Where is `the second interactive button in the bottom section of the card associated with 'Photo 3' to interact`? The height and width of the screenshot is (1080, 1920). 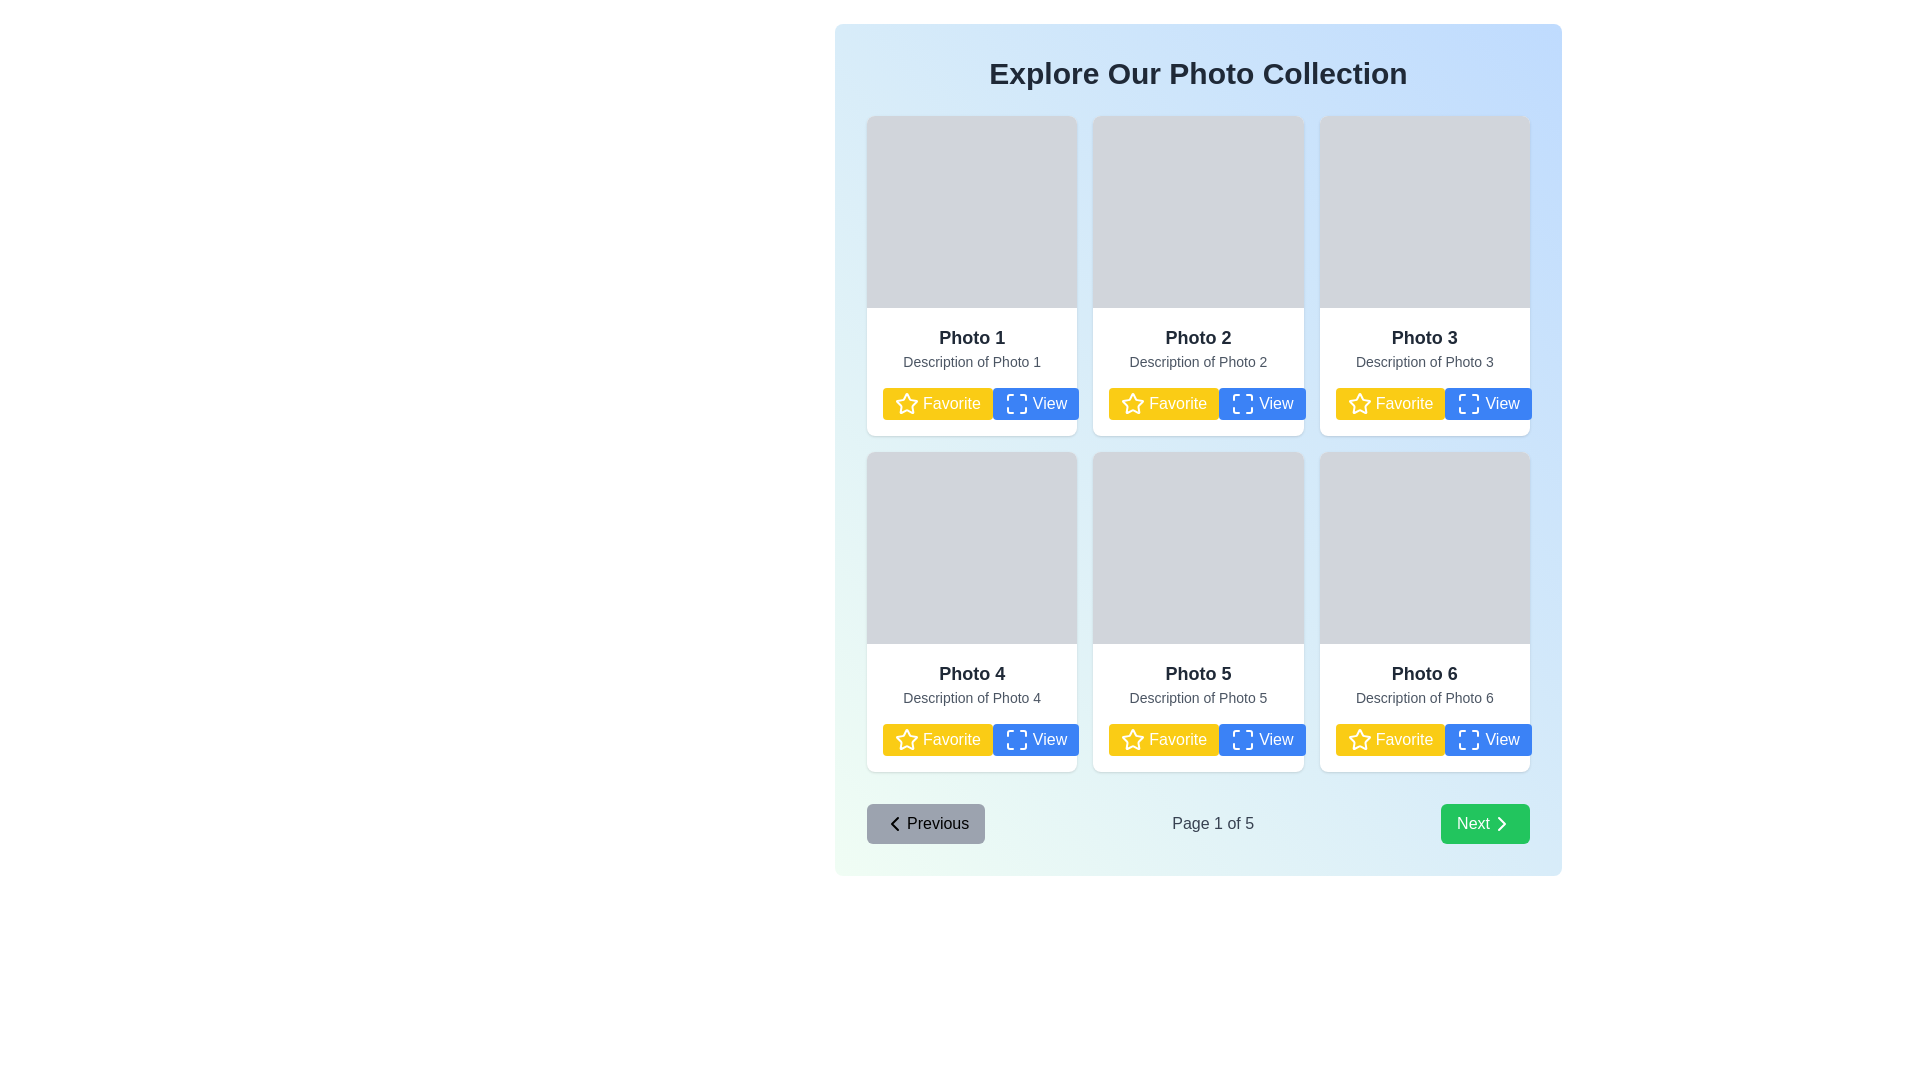 the second interactive button in the bottom section of the card associated with 'Photo 3' to interact is located at coordinates (1488, 404).